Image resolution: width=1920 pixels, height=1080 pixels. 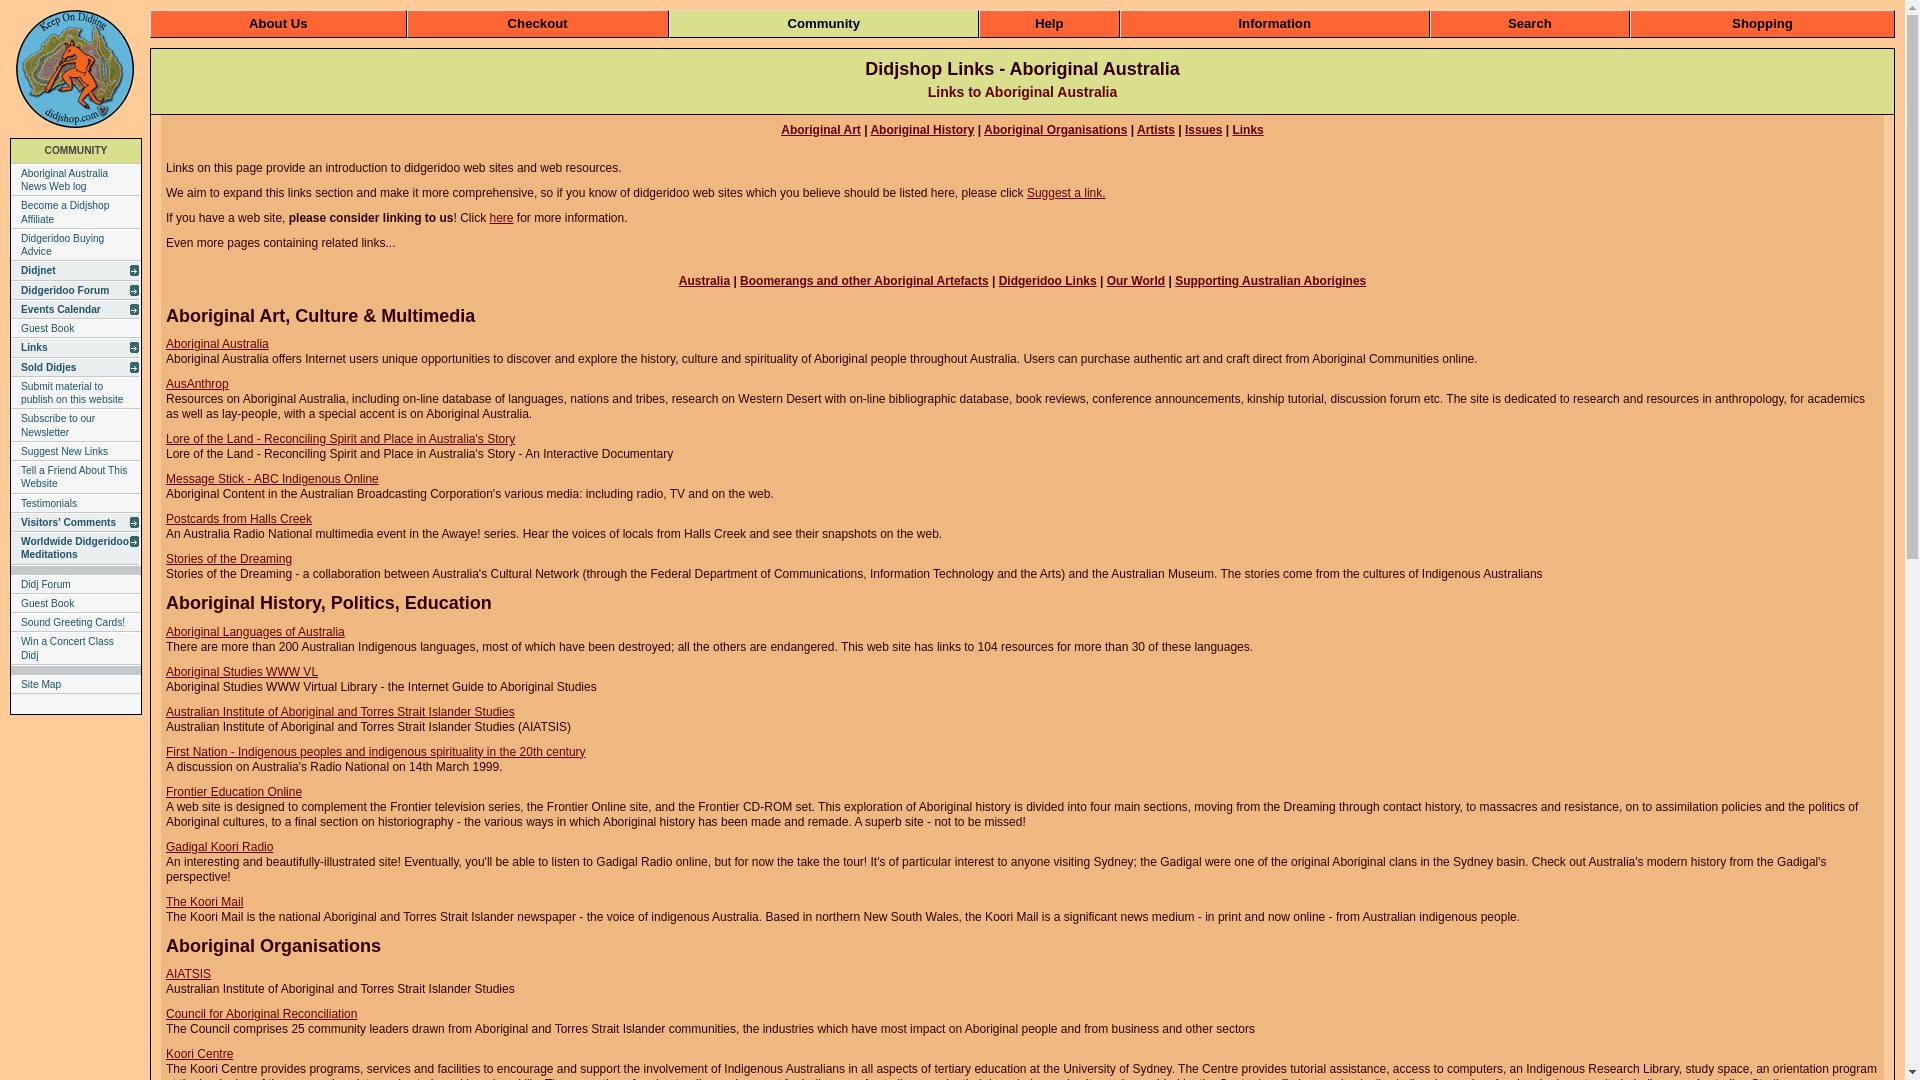 What do you see at coordinates (1731, 23) in the screenshot?
I see `'Shopping'` at bounding box center [1731, 23].